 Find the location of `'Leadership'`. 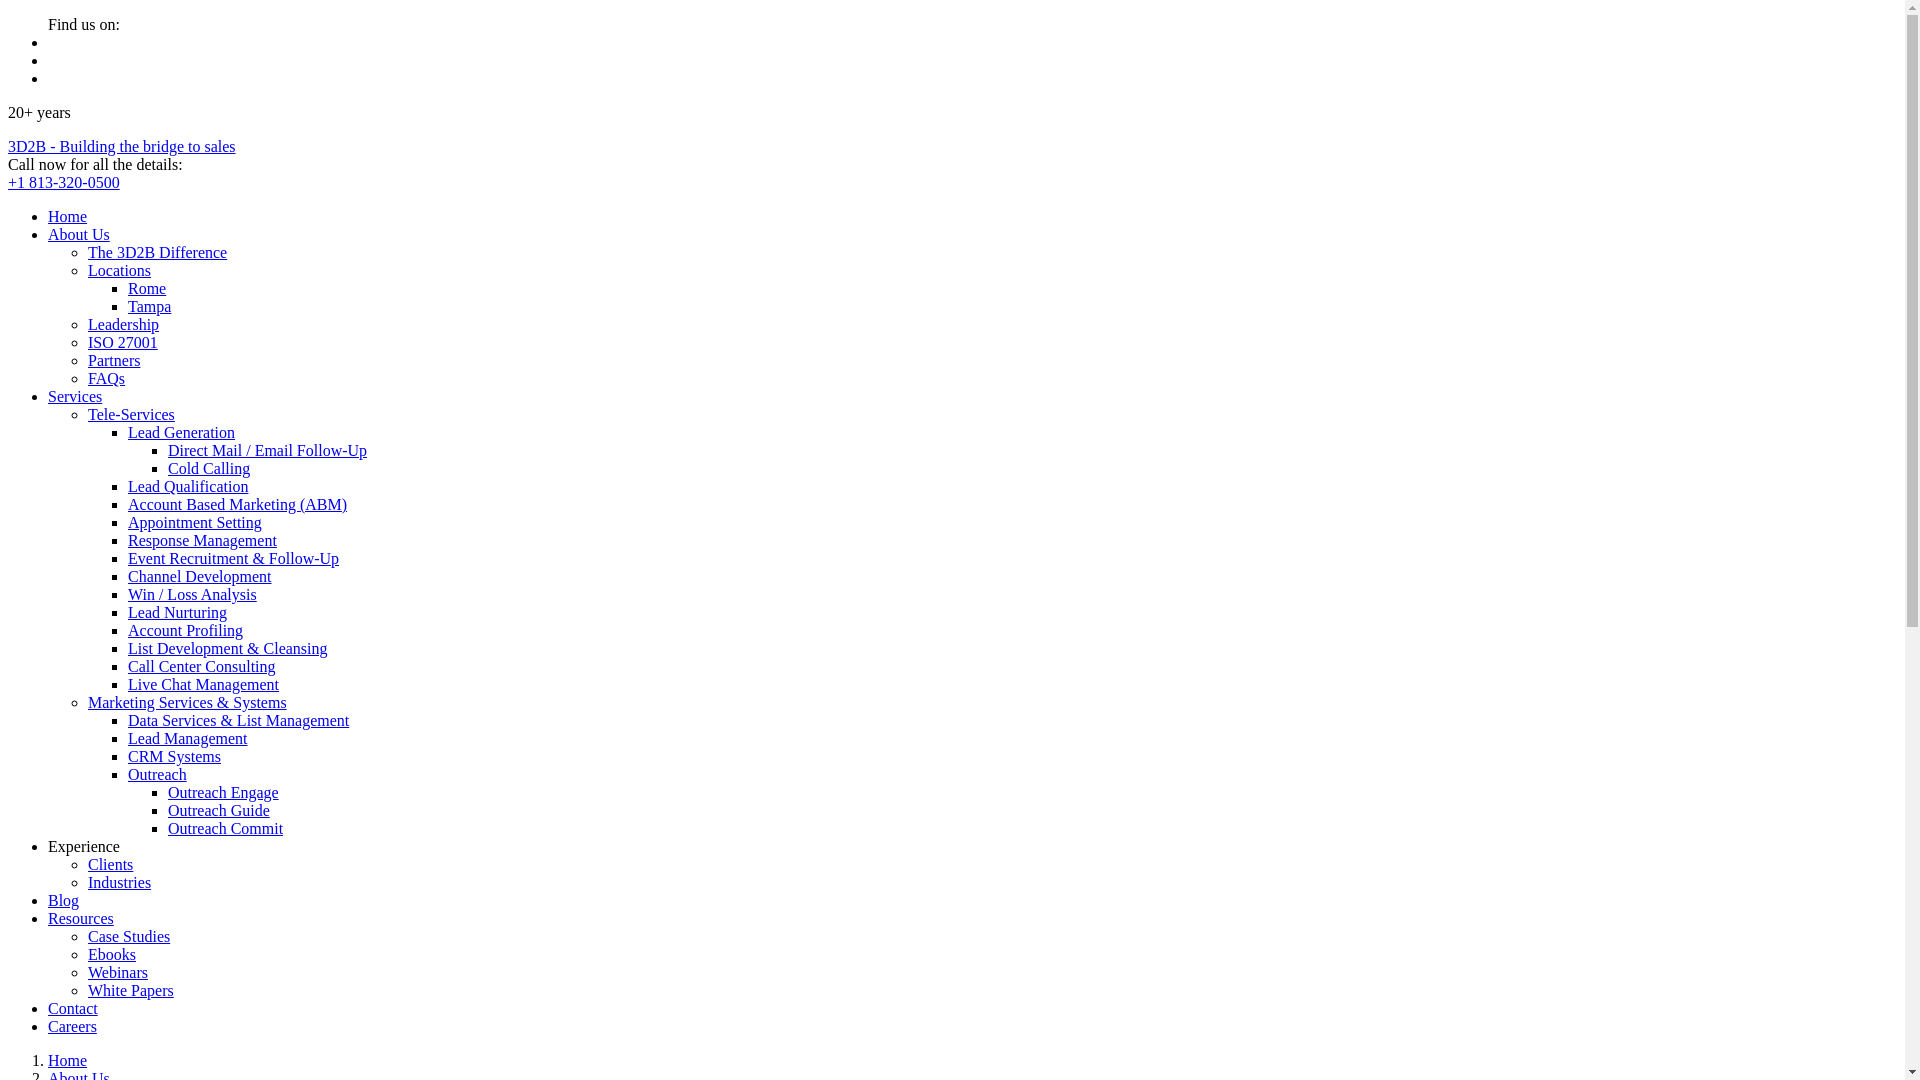

'Leadership' is located at coordinates (122, 323).